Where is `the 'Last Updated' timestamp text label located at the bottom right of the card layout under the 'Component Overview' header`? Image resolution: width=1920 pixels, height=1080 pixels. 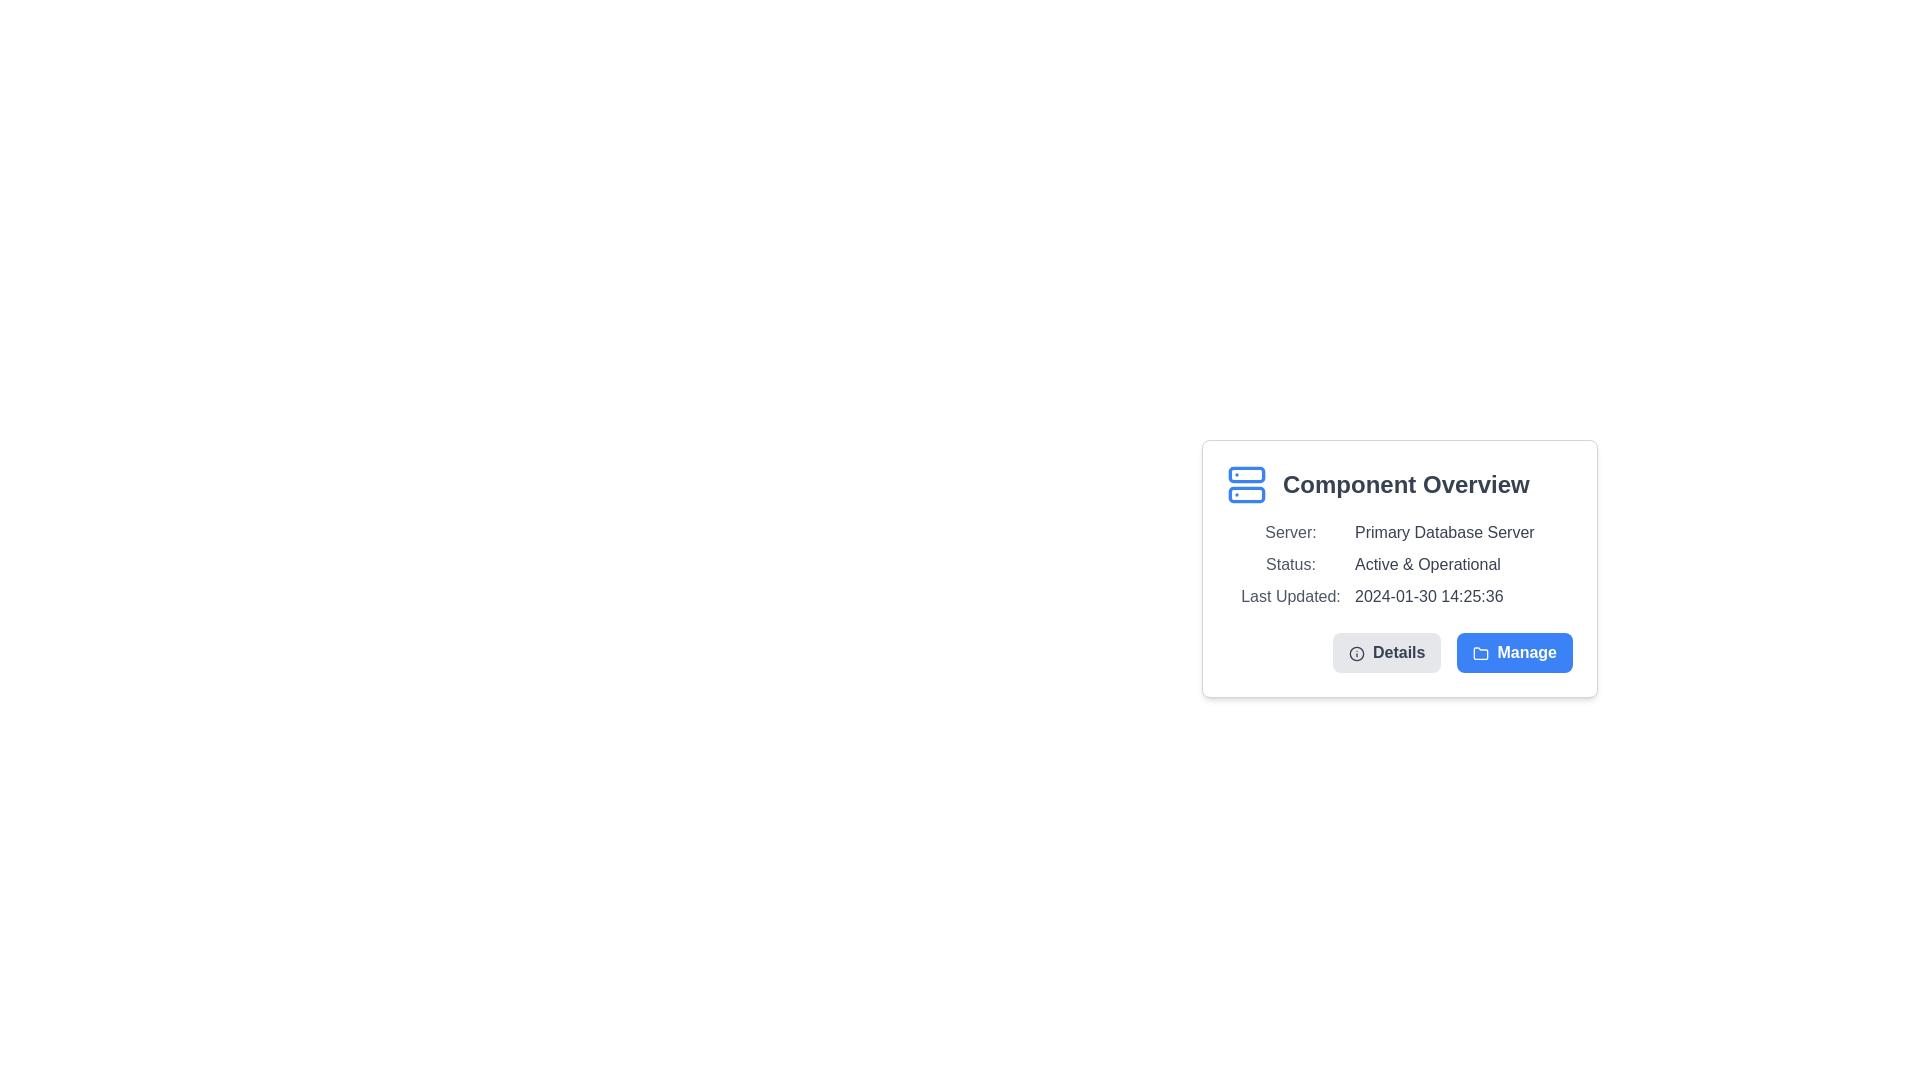 the 'Last Updated' timestamp text label located at the bottom right of the card layout under the 'Component Overview' header is located at coordinates (1428, 596).